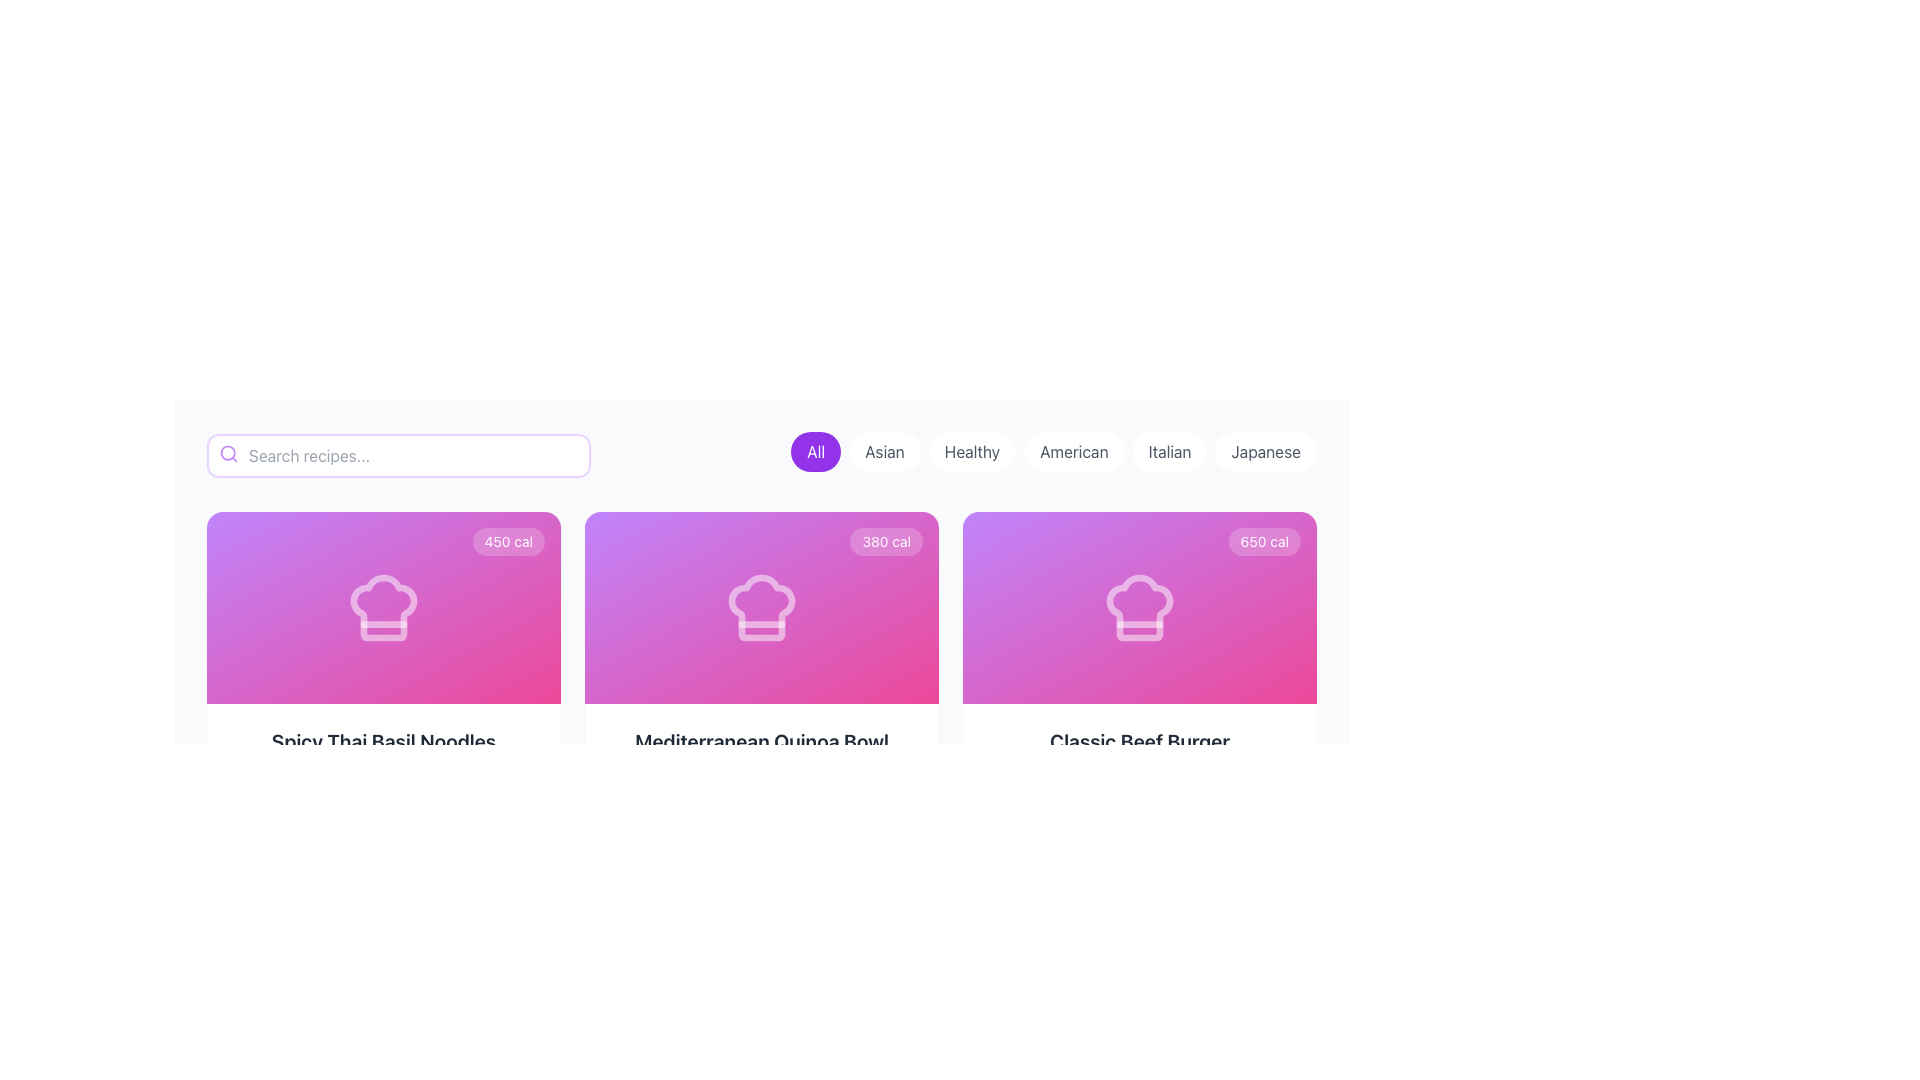 The image size is (1920, 1080). Describe the element at coordinates (1170, 451) in the screenshot. I see `the filter button for selecting 'Italian' cuisine` at that location.